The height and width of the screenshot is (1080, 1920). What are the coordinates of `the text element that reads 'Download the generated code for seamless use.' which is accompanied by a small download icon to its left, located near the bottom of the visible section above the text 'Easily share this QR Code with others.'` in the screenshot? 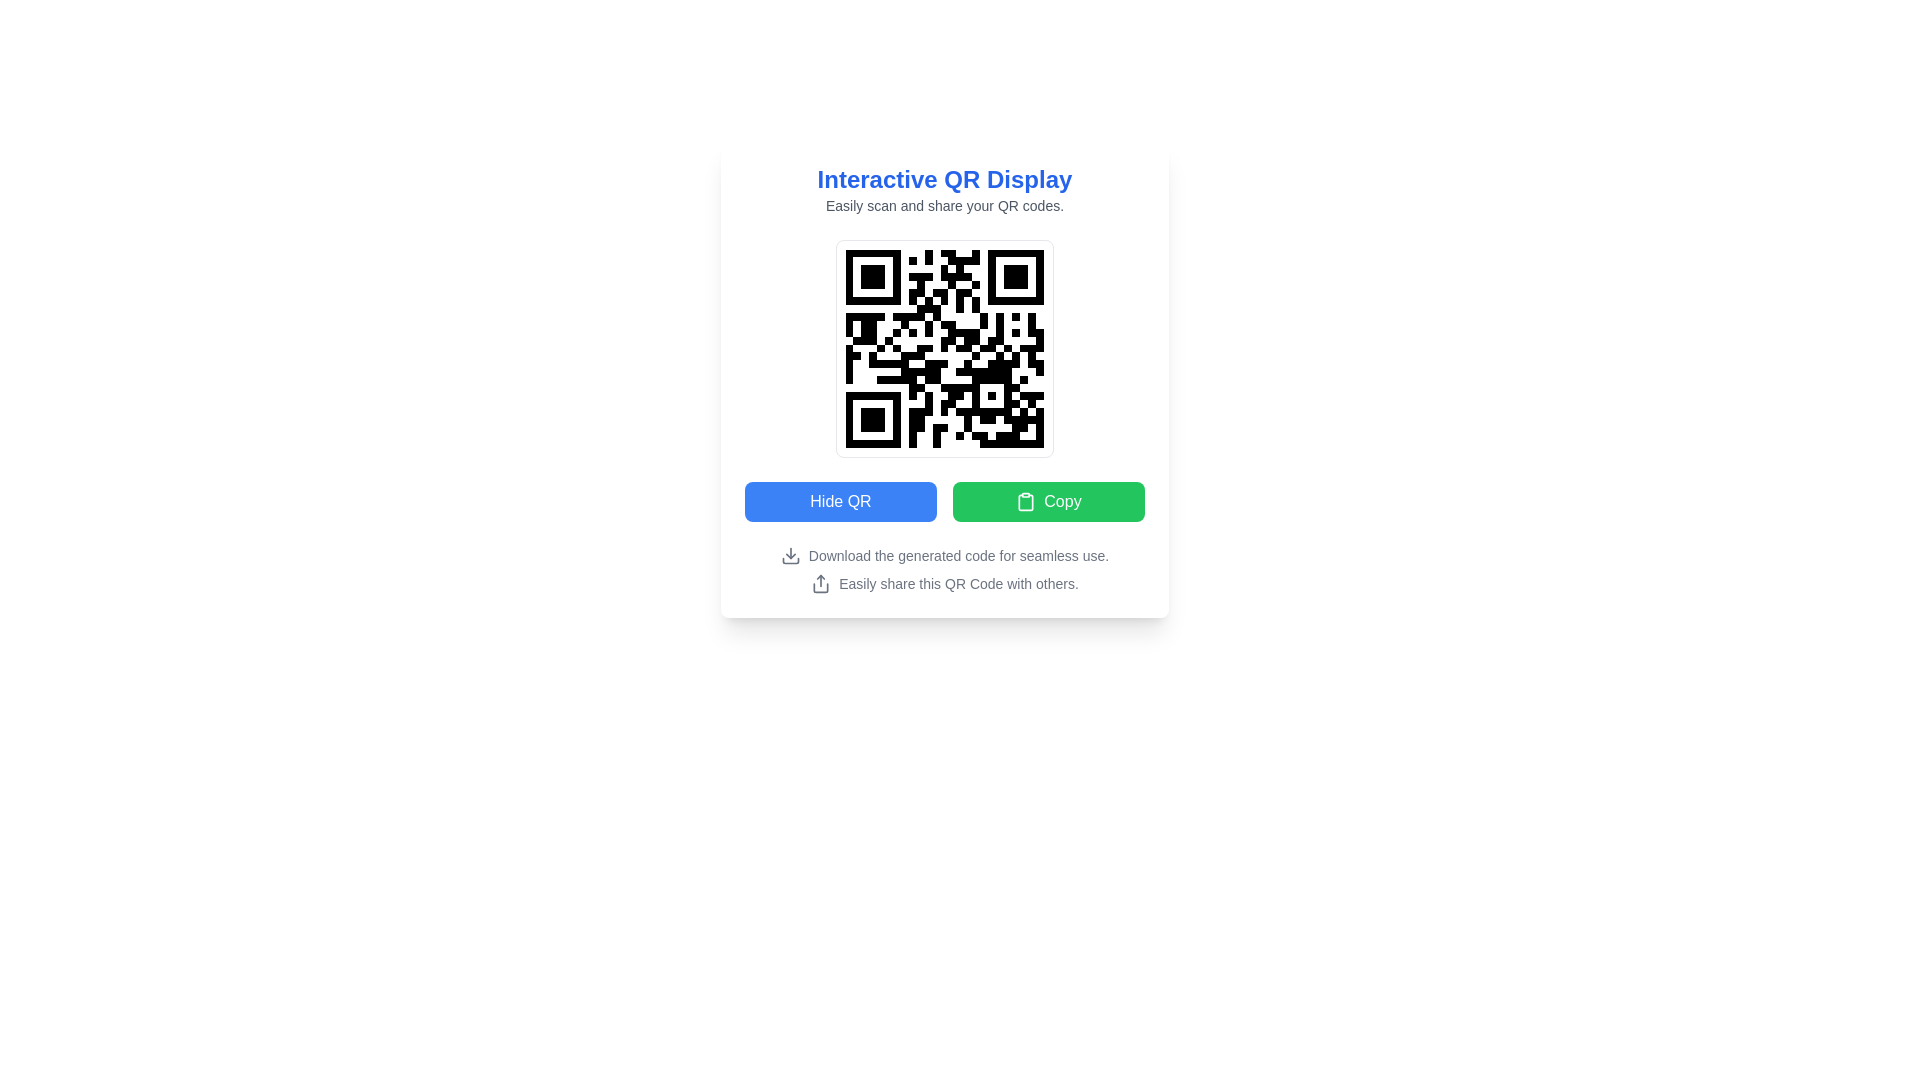 It's located at (944, 555).